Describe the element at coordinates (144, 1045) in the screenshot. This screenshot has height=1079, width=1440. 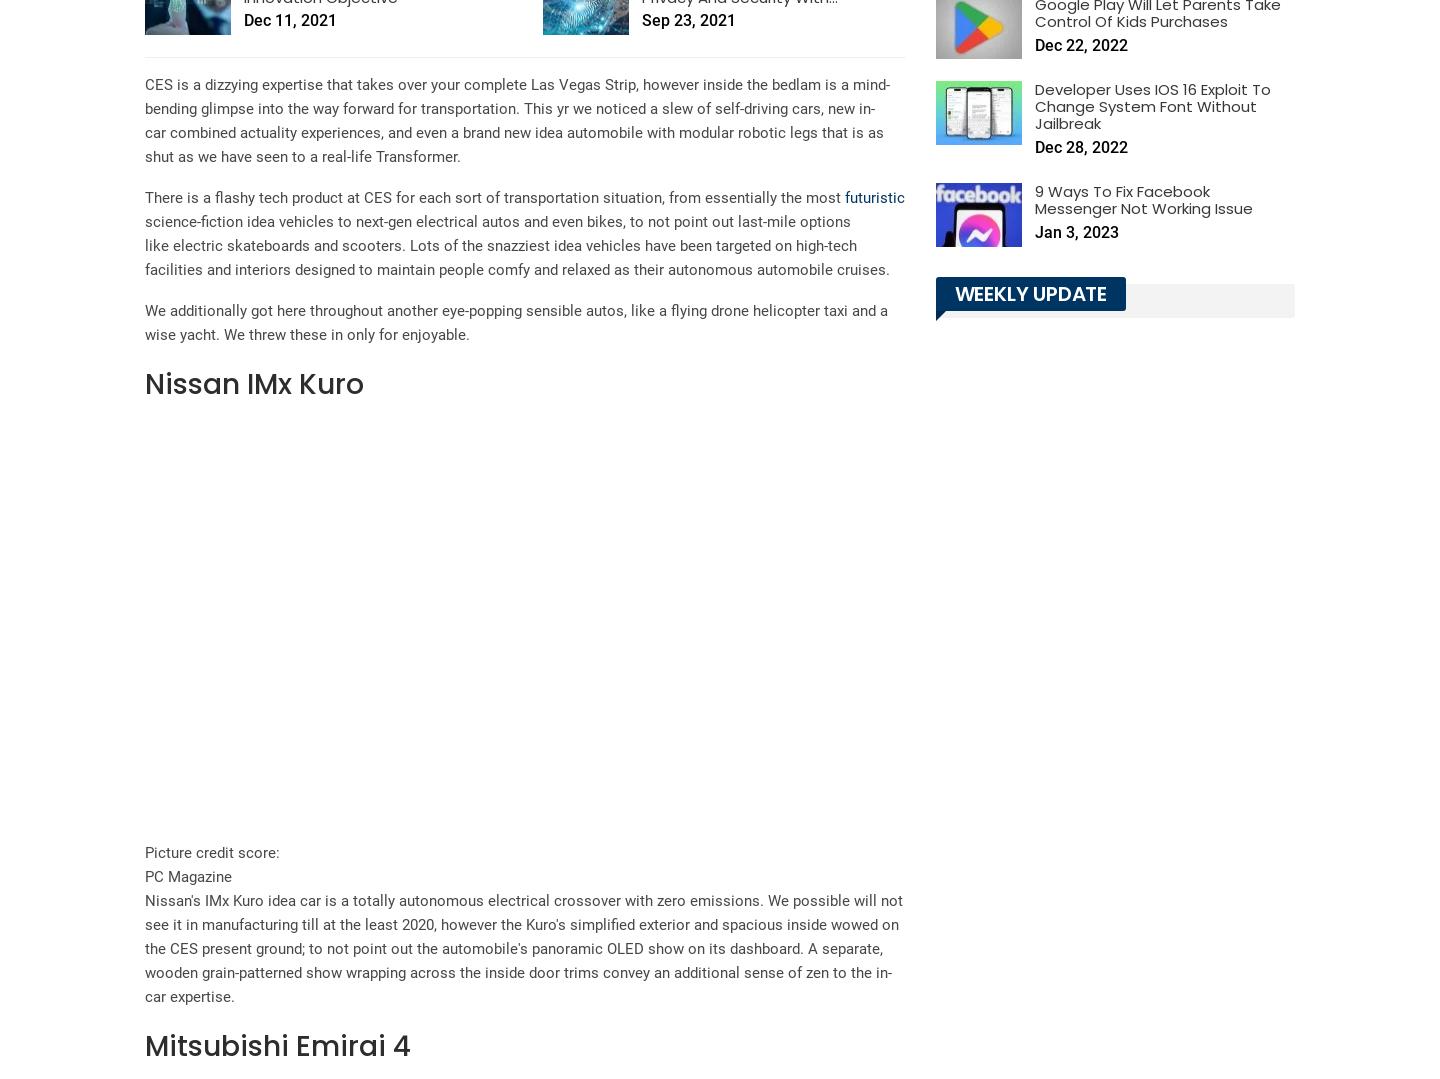
I see `'Mitsubishi Emirai 4'` at that location.